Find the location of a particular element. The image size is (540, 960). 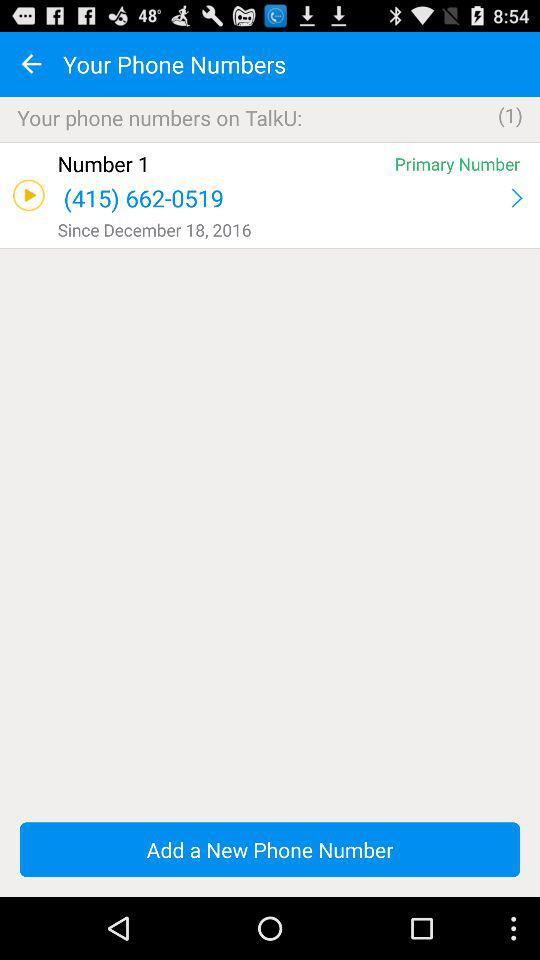

(415) 662-0519 icon is located at coordinates (281, 198).